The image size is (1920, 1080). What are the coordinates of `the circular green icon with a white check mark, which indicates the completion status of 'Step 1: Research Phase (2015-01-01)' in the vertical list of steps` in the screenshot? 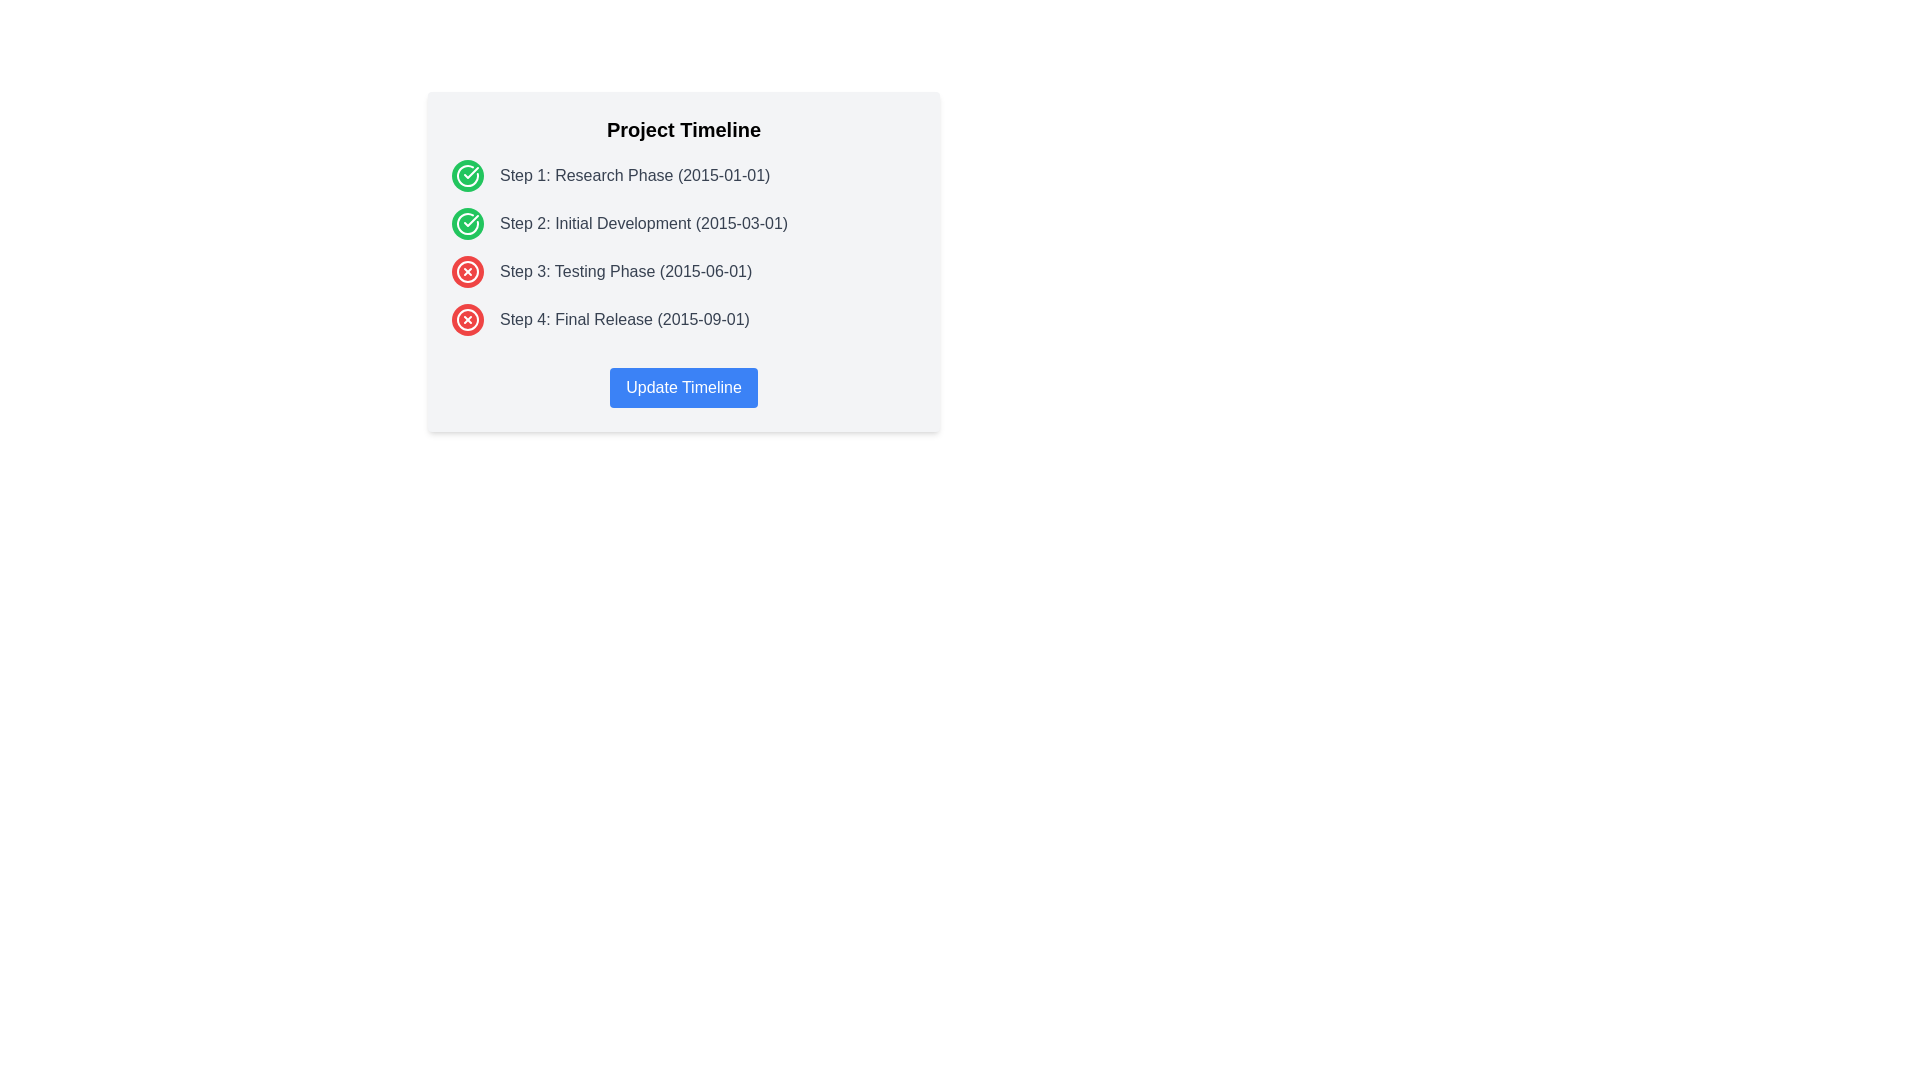 It's located at (466, 175).